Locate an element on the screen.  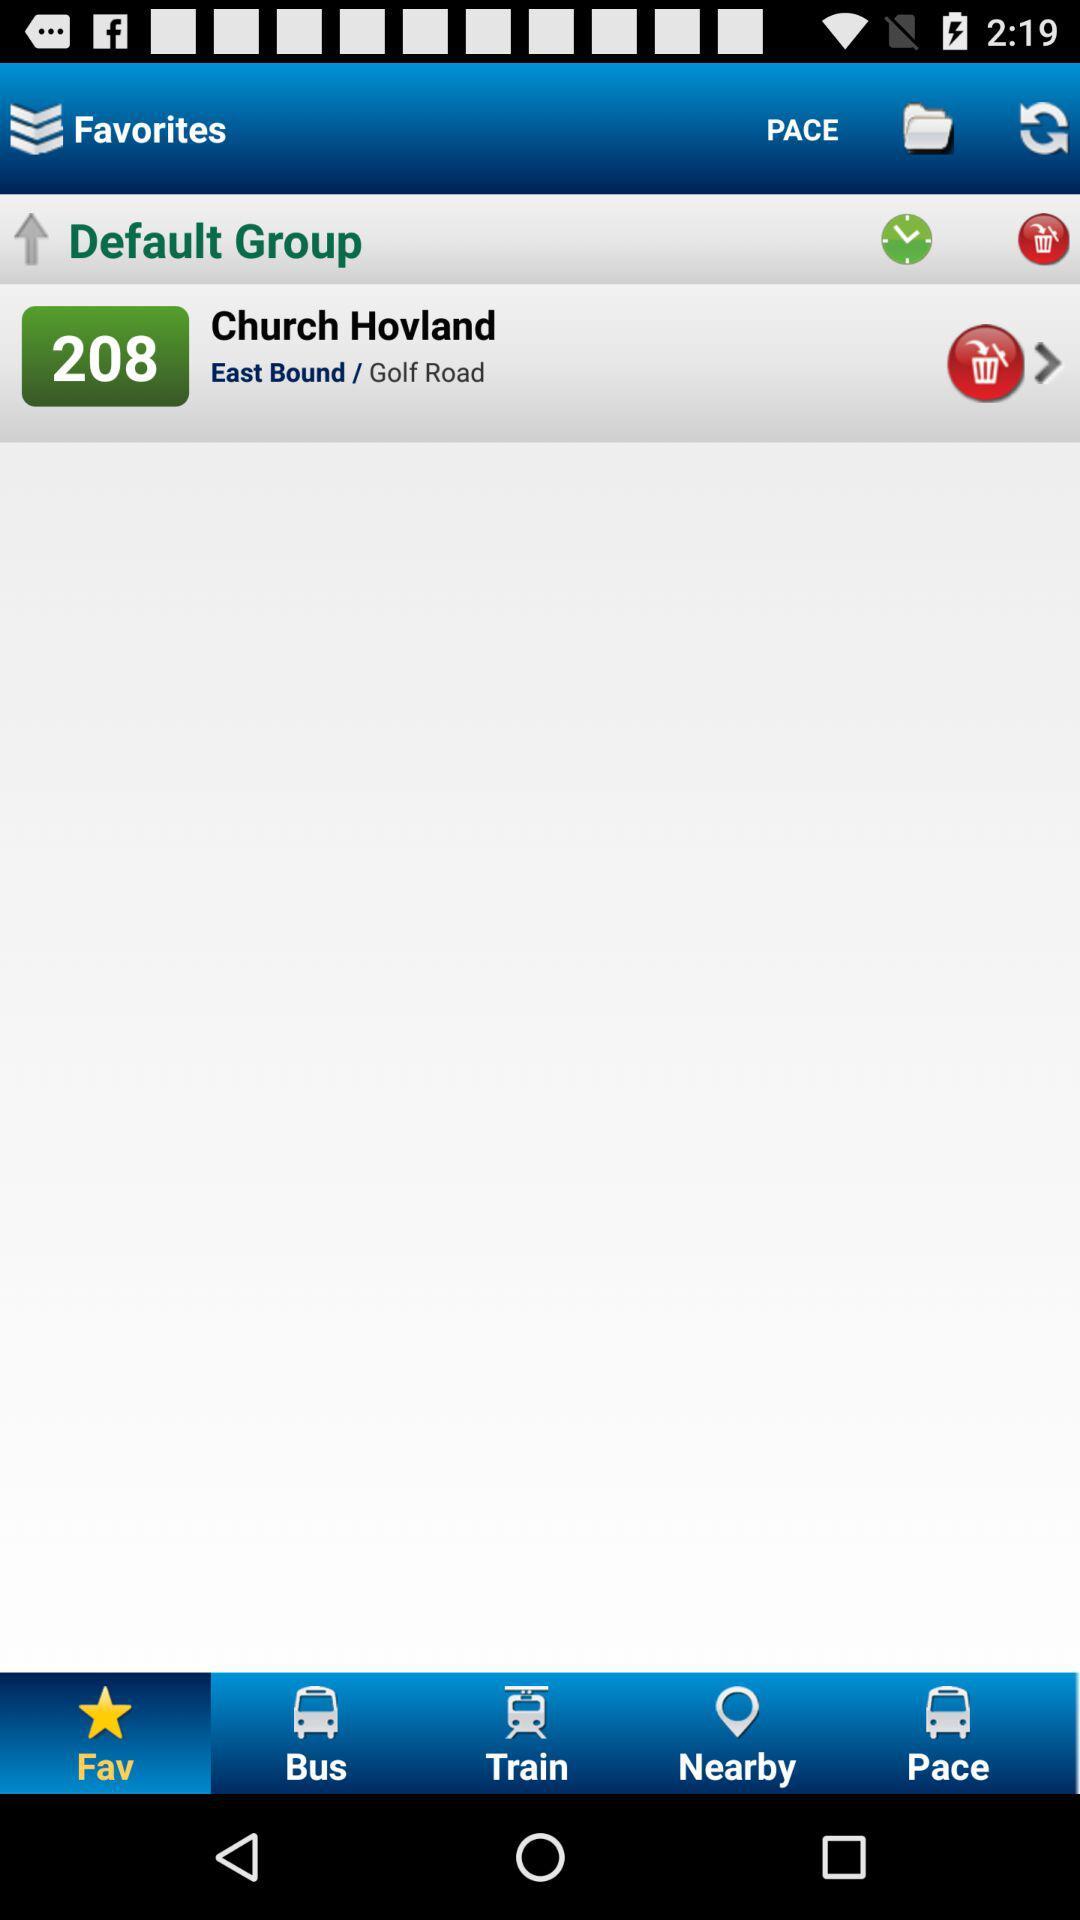
delete option is located at coordinates (1042, 239).